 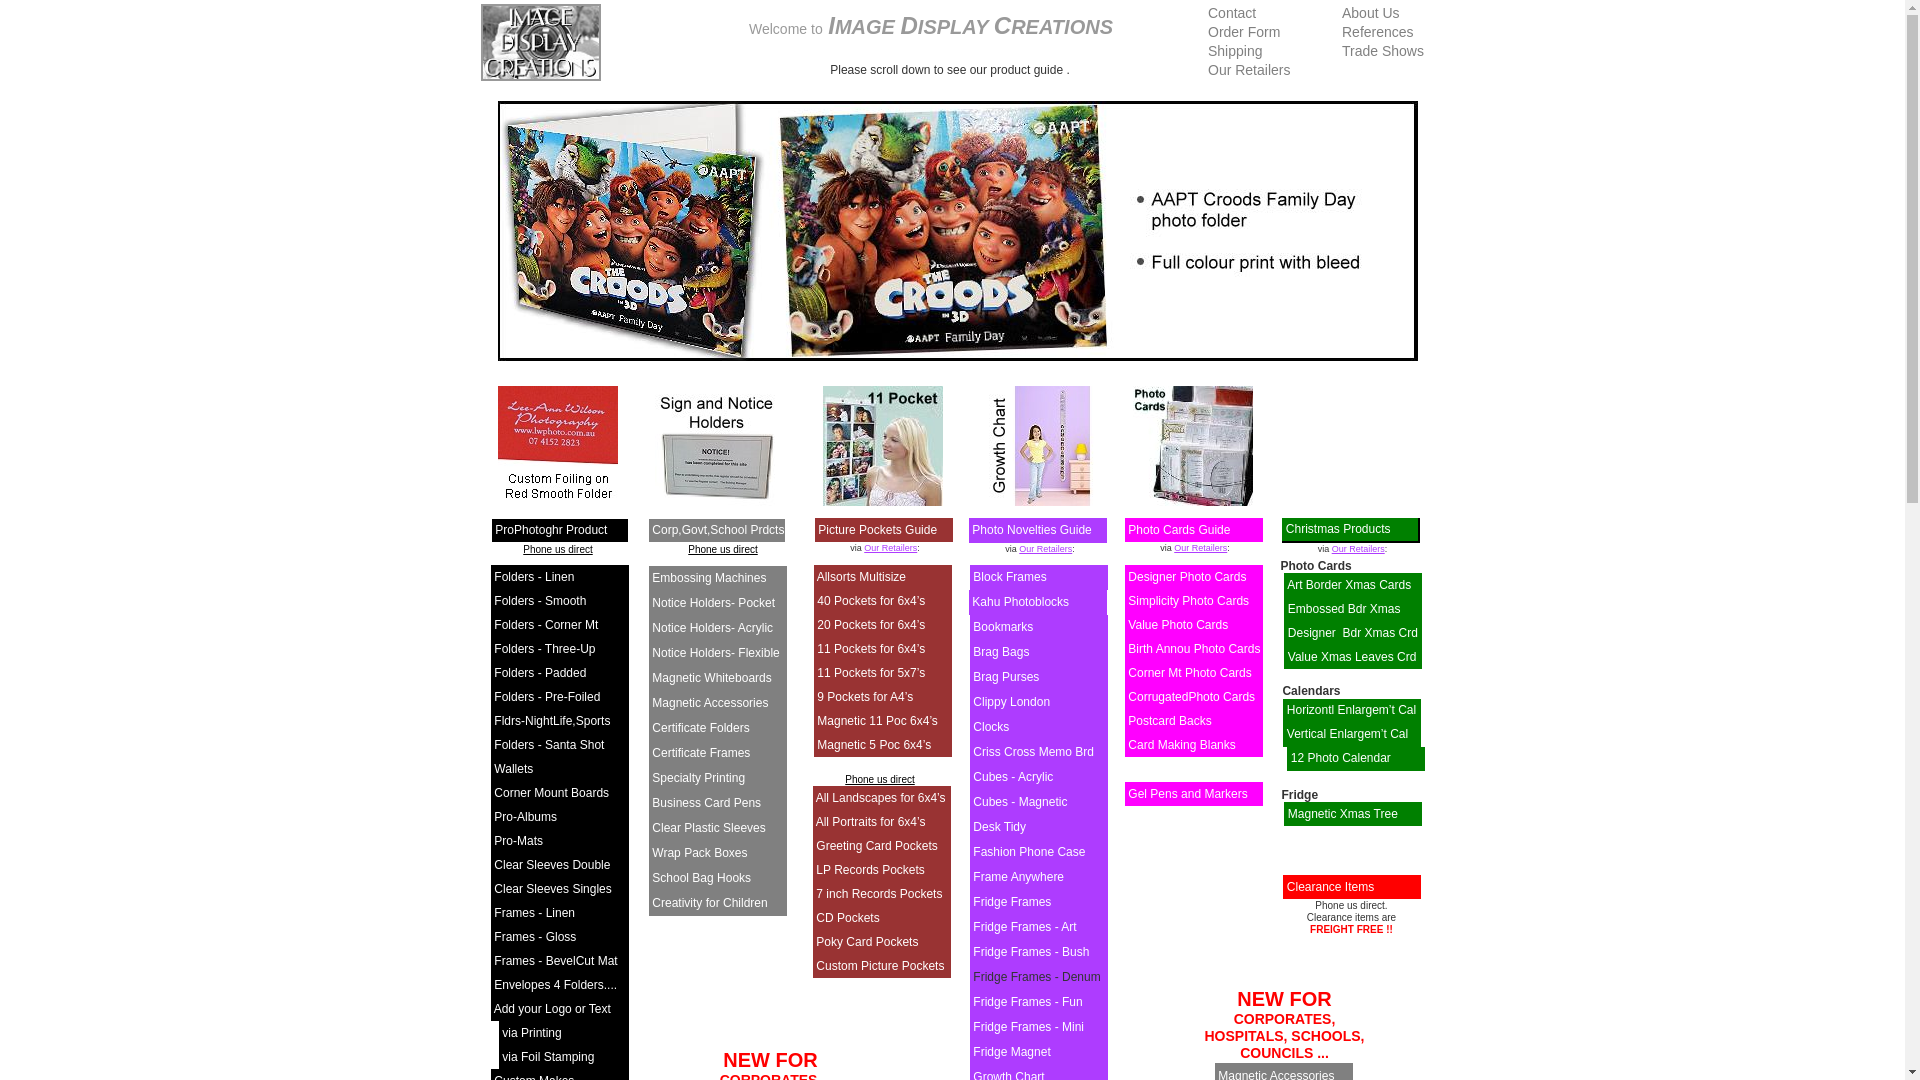 I want to click on 'Add your Logo or Text', so click(x=552, y=1009).